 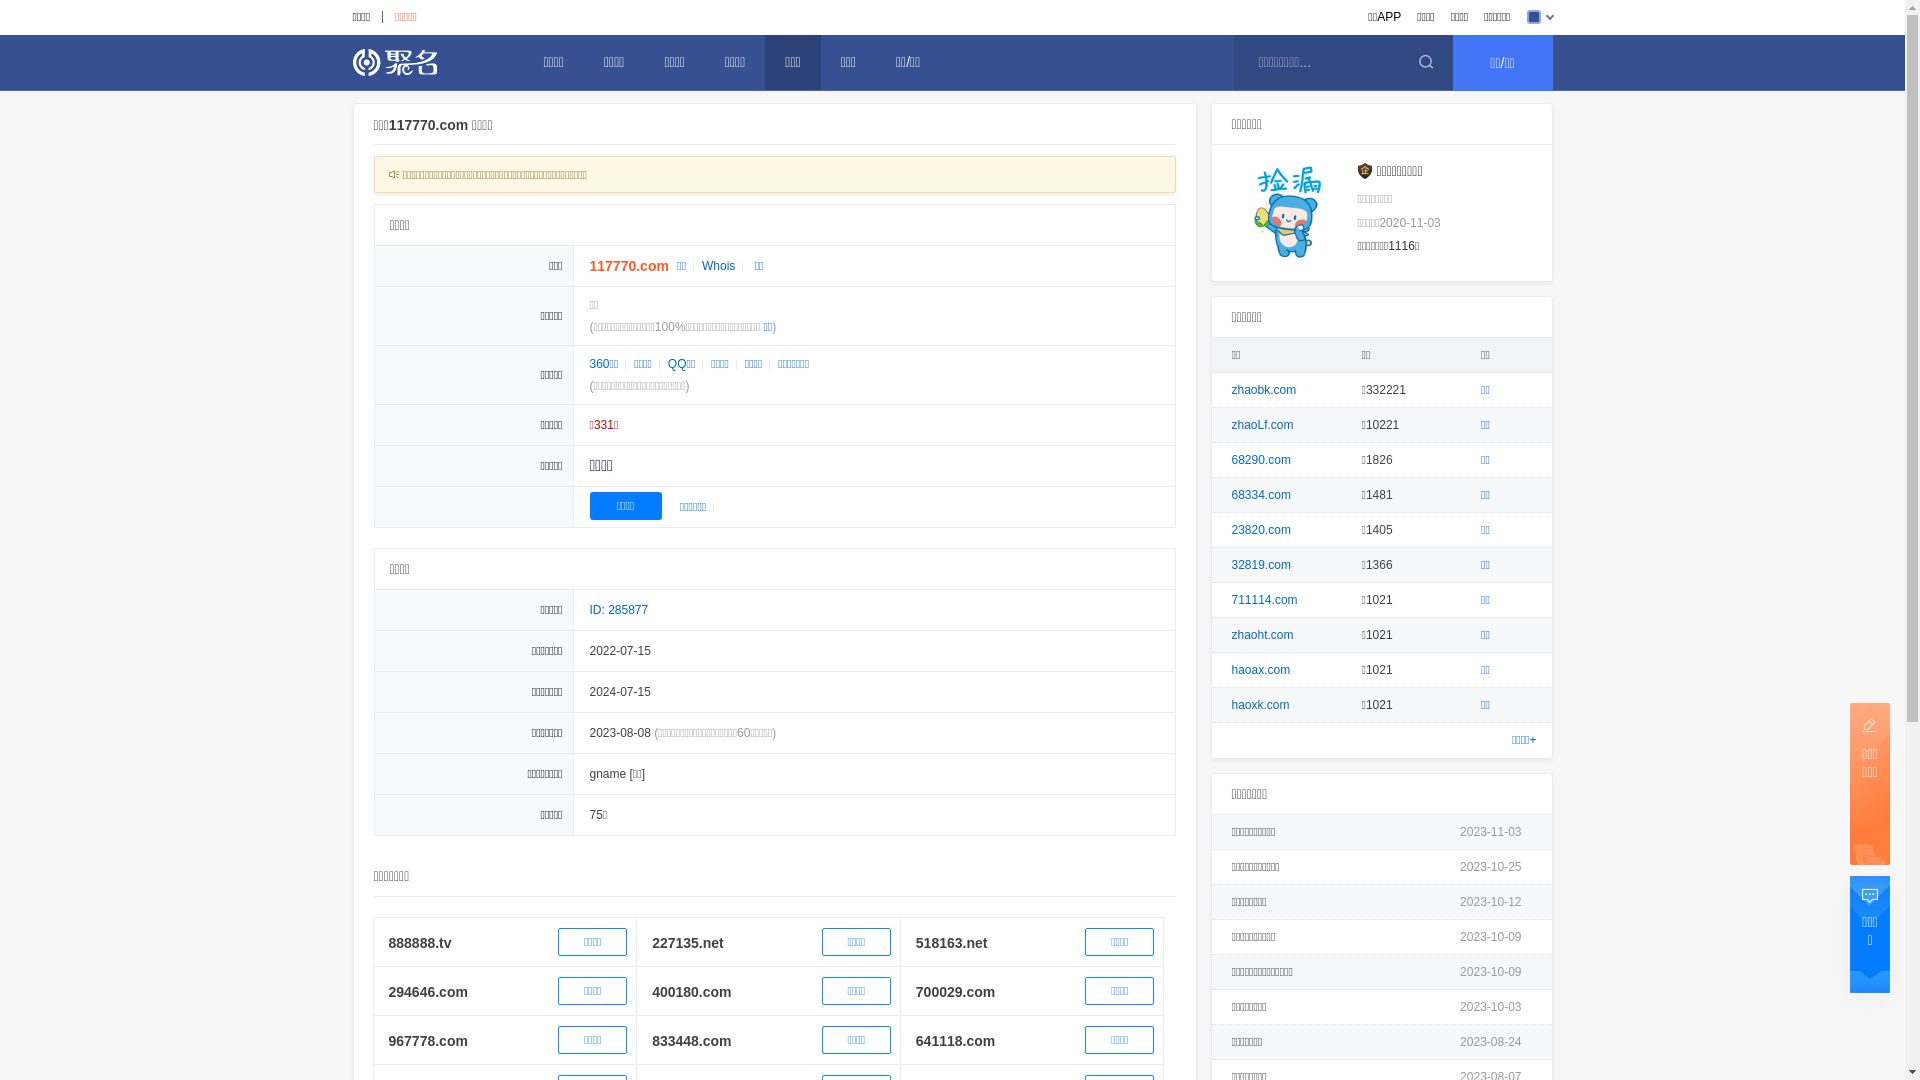 What do you see at coordinates (1261, 423) in the screenshot?
I see `'zhaoLf.com'` at bounding box center [1261, 423].